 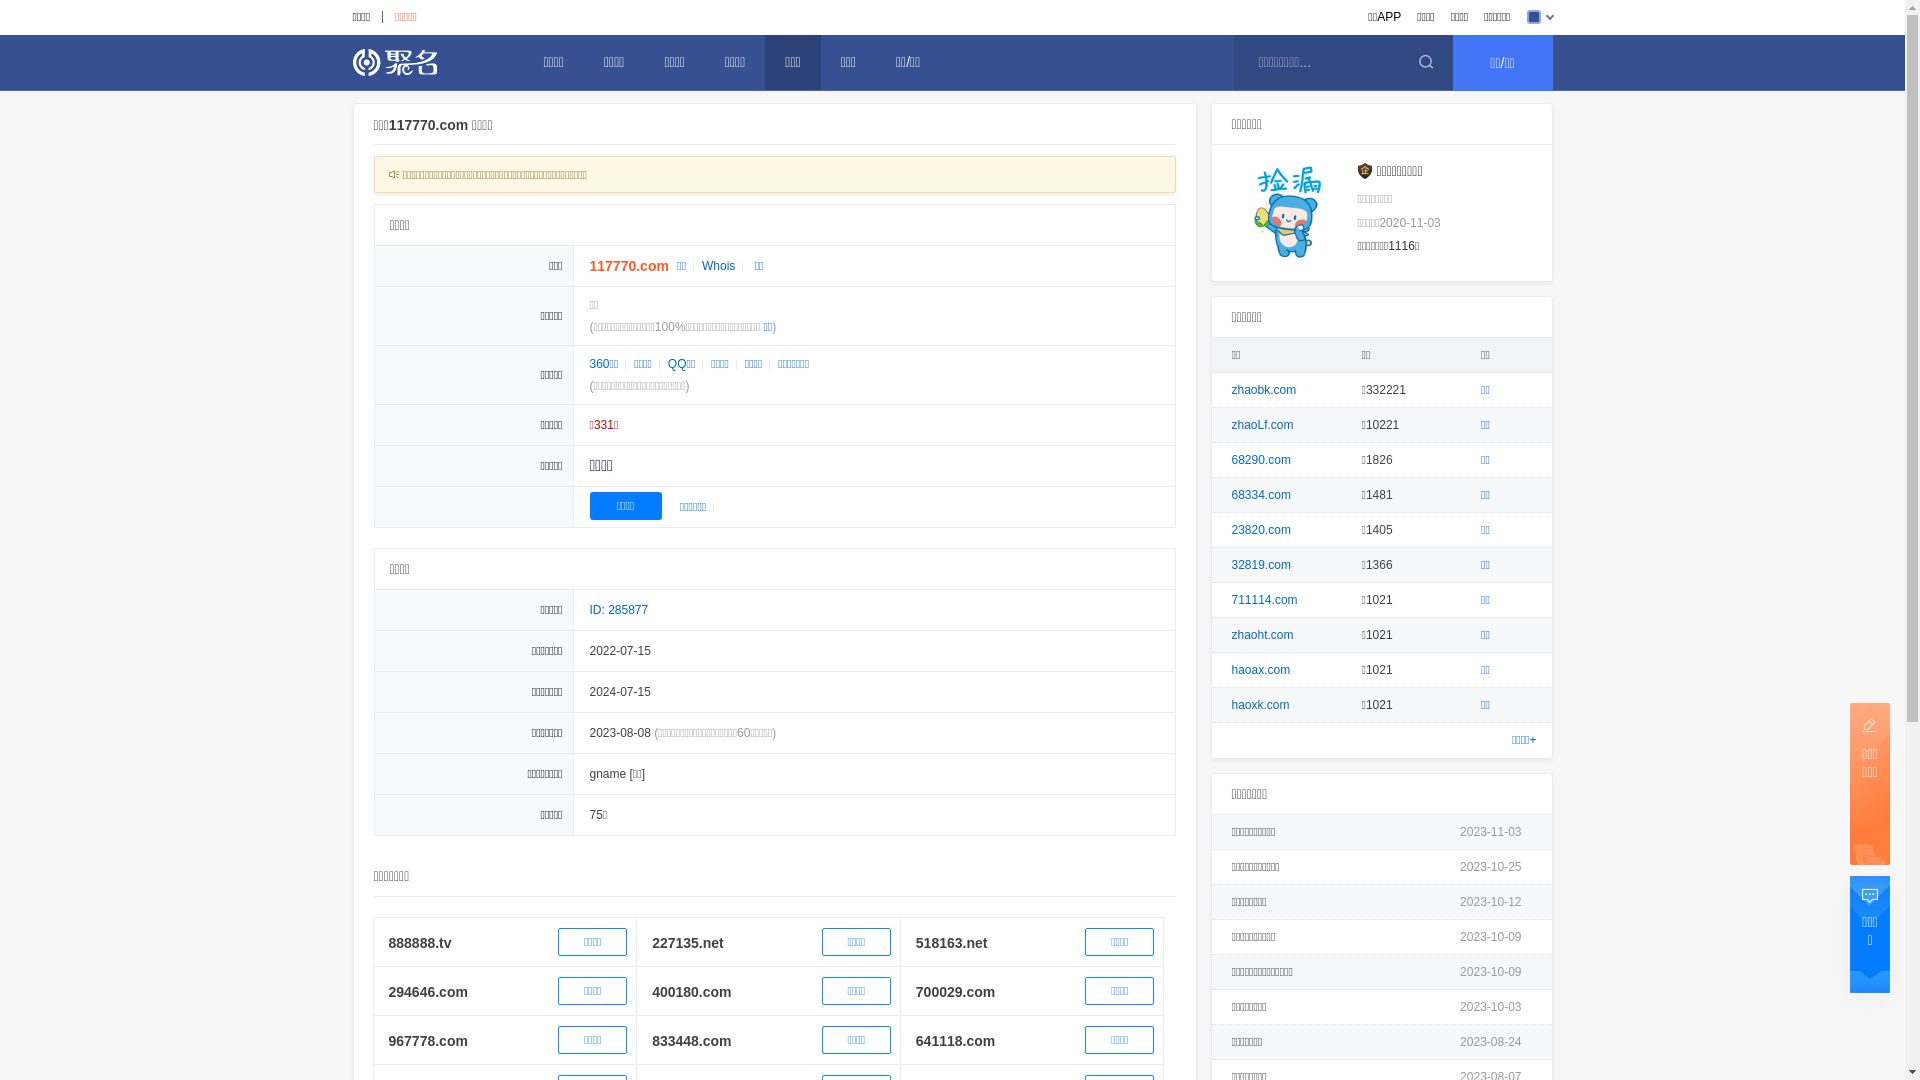 What do you see at coordinates (1261, 423) in the screenshot?
I see `'zhaoLf.com'` at bounding box center [1261, 423].